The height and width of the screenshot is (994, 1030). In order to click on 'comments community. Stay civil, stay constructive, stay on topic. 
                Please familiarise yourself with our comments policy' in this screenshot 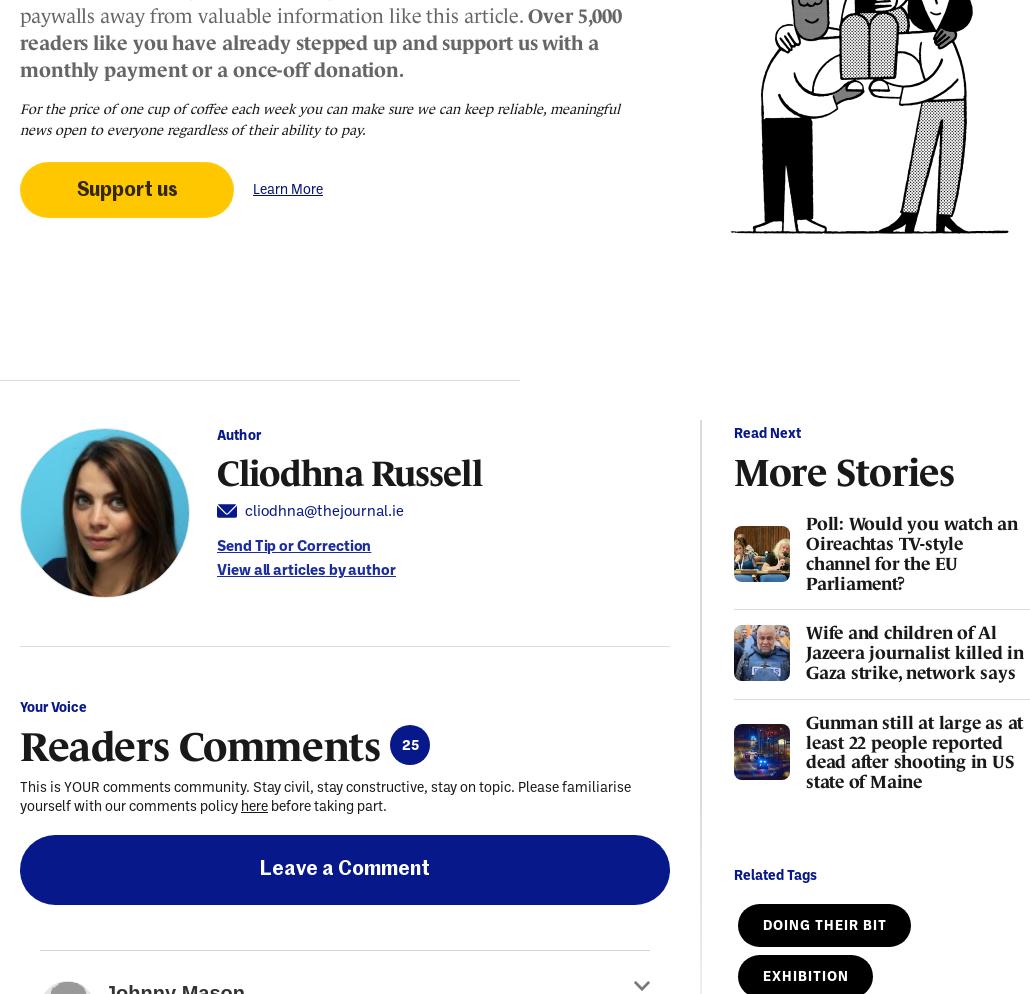, I will do `click(19, 795)`.